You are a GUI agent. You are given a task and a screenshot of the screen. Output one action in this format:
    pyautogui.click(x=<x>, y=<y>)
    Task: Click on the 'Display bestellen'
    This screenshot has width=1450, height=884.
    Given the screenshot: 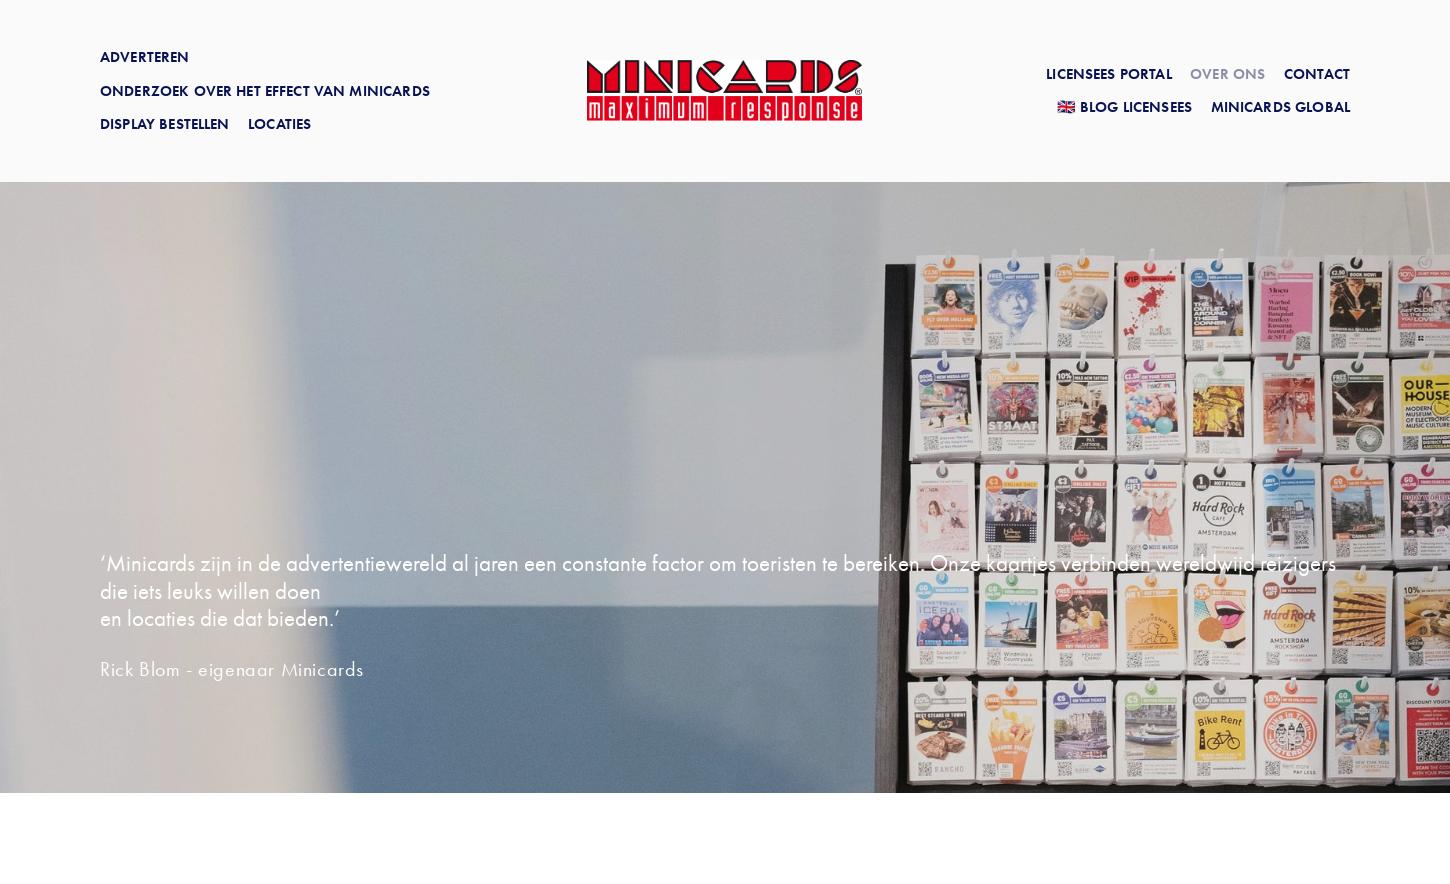 What is the action you would take?
    pyautogui.click(x=163, y=123)
    